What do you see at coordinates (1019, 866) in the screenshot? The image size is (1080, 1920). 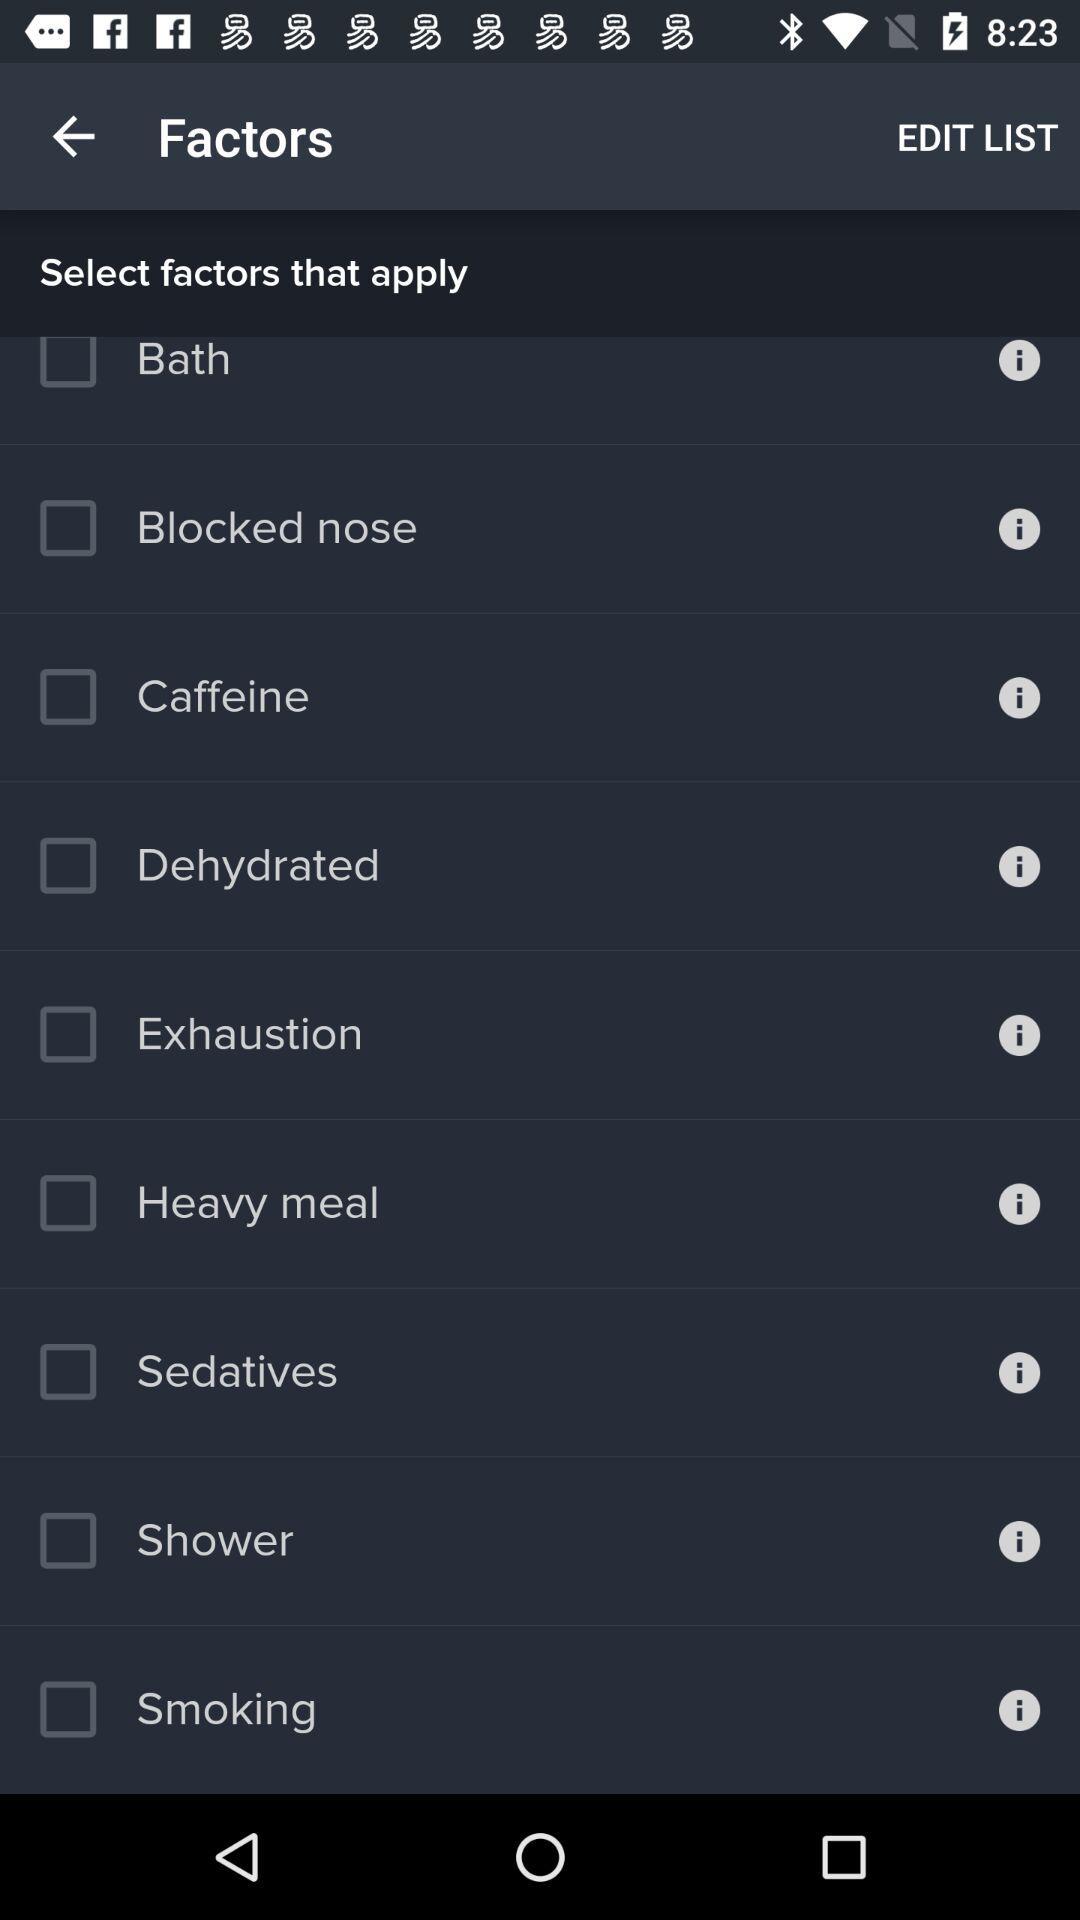 I see `see more information` at bounding box center [1019, 866].